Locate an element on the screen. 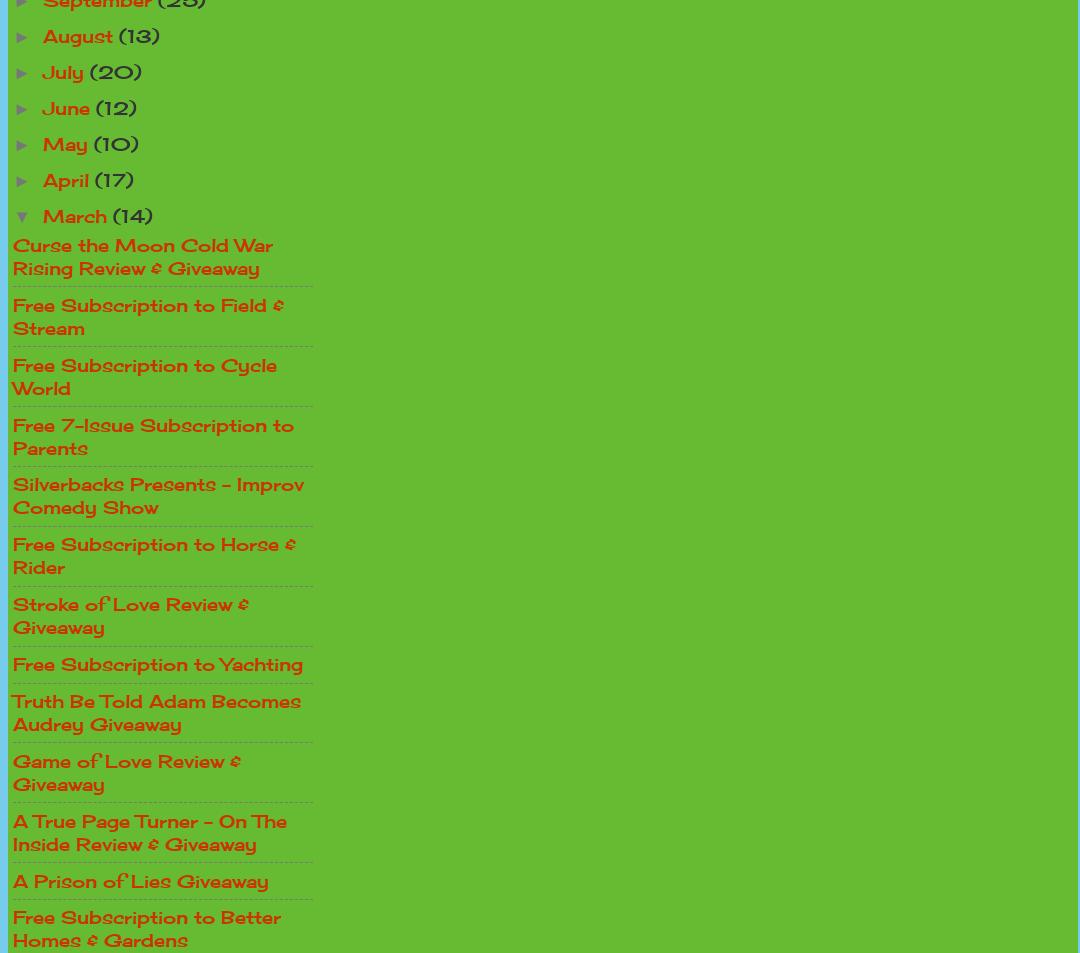  'A Prison of Lies Giveaway' is located at coordinates (140, 880).